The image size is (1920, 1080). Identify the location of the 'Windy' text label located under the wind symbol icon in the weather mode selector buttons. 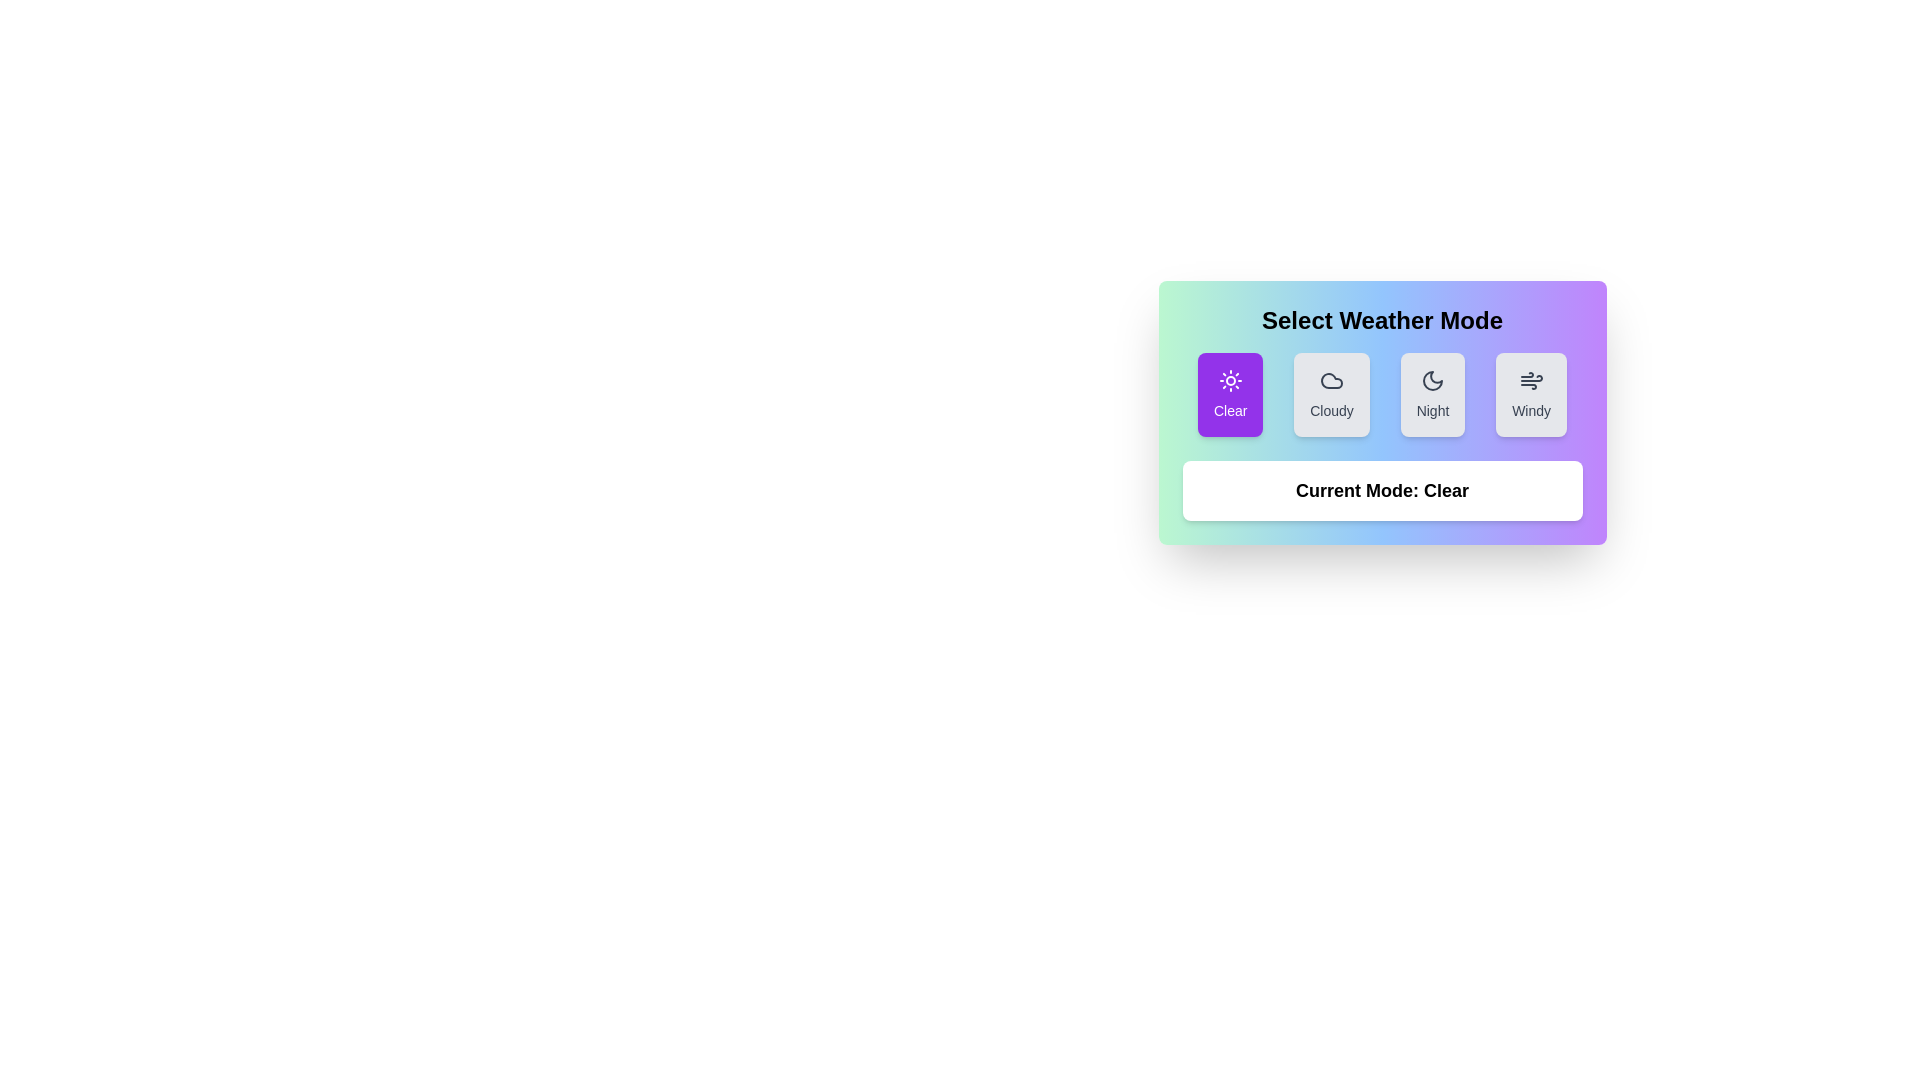
(1530, 410).